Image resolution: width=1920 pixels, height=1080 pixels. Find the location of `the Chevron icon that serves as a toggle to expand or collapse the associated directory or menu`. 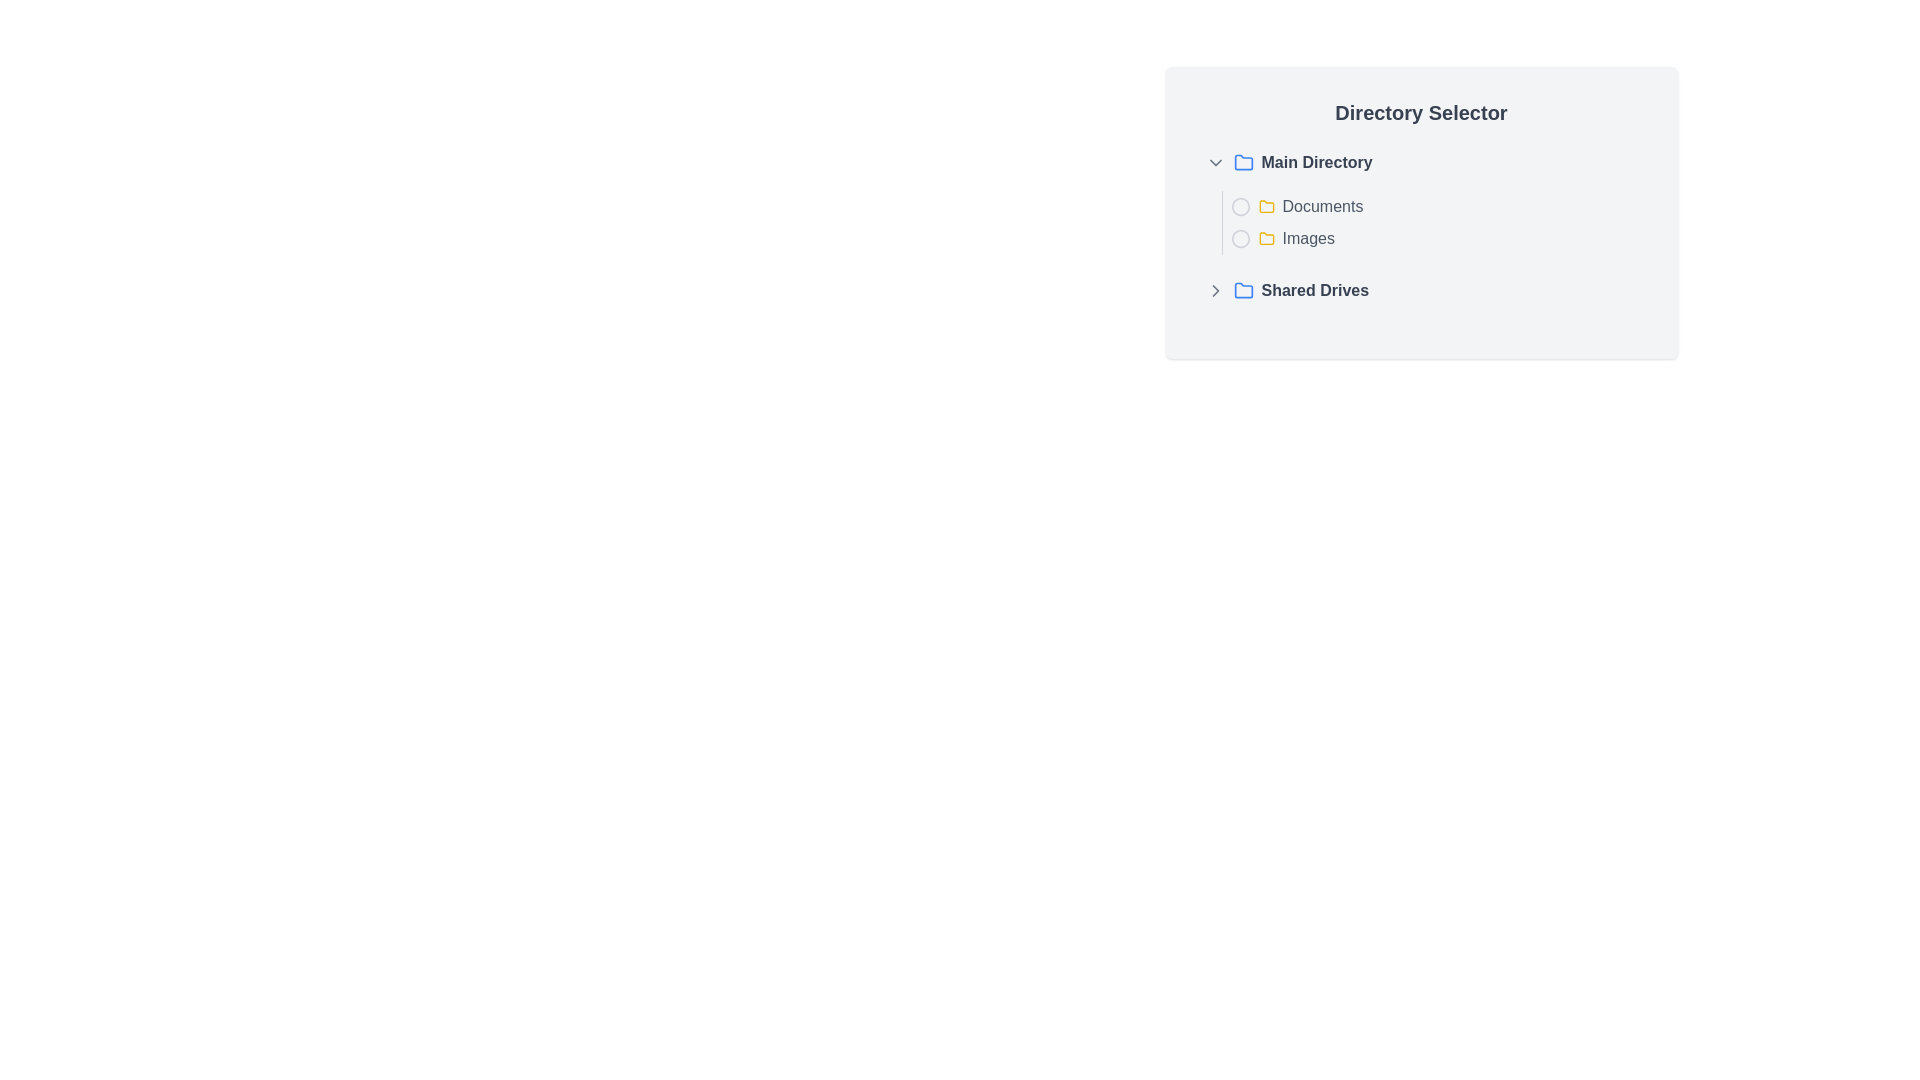

the Chevron icon that serves as a toggle to expand or collapse the associated directory or menu is located at coordinates (1214, 161).